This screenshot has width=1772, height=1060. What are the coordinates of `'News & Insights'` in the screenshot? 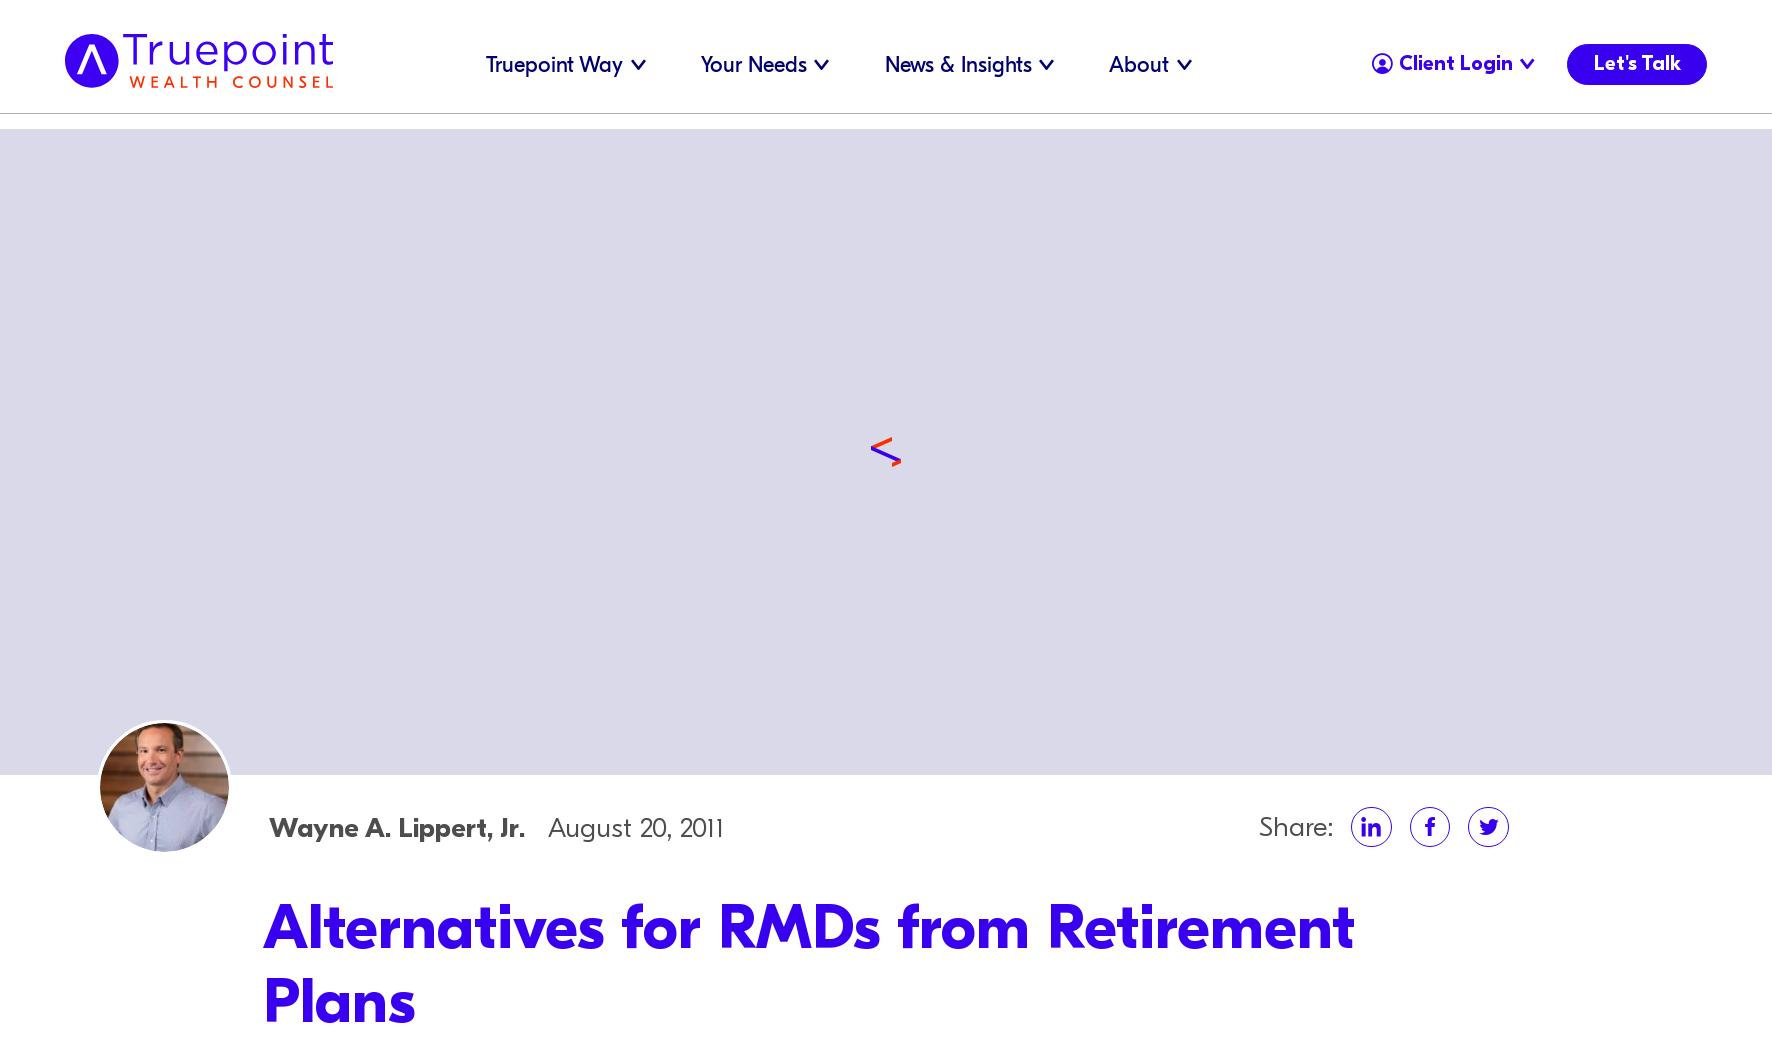 It's located at (956, 64).